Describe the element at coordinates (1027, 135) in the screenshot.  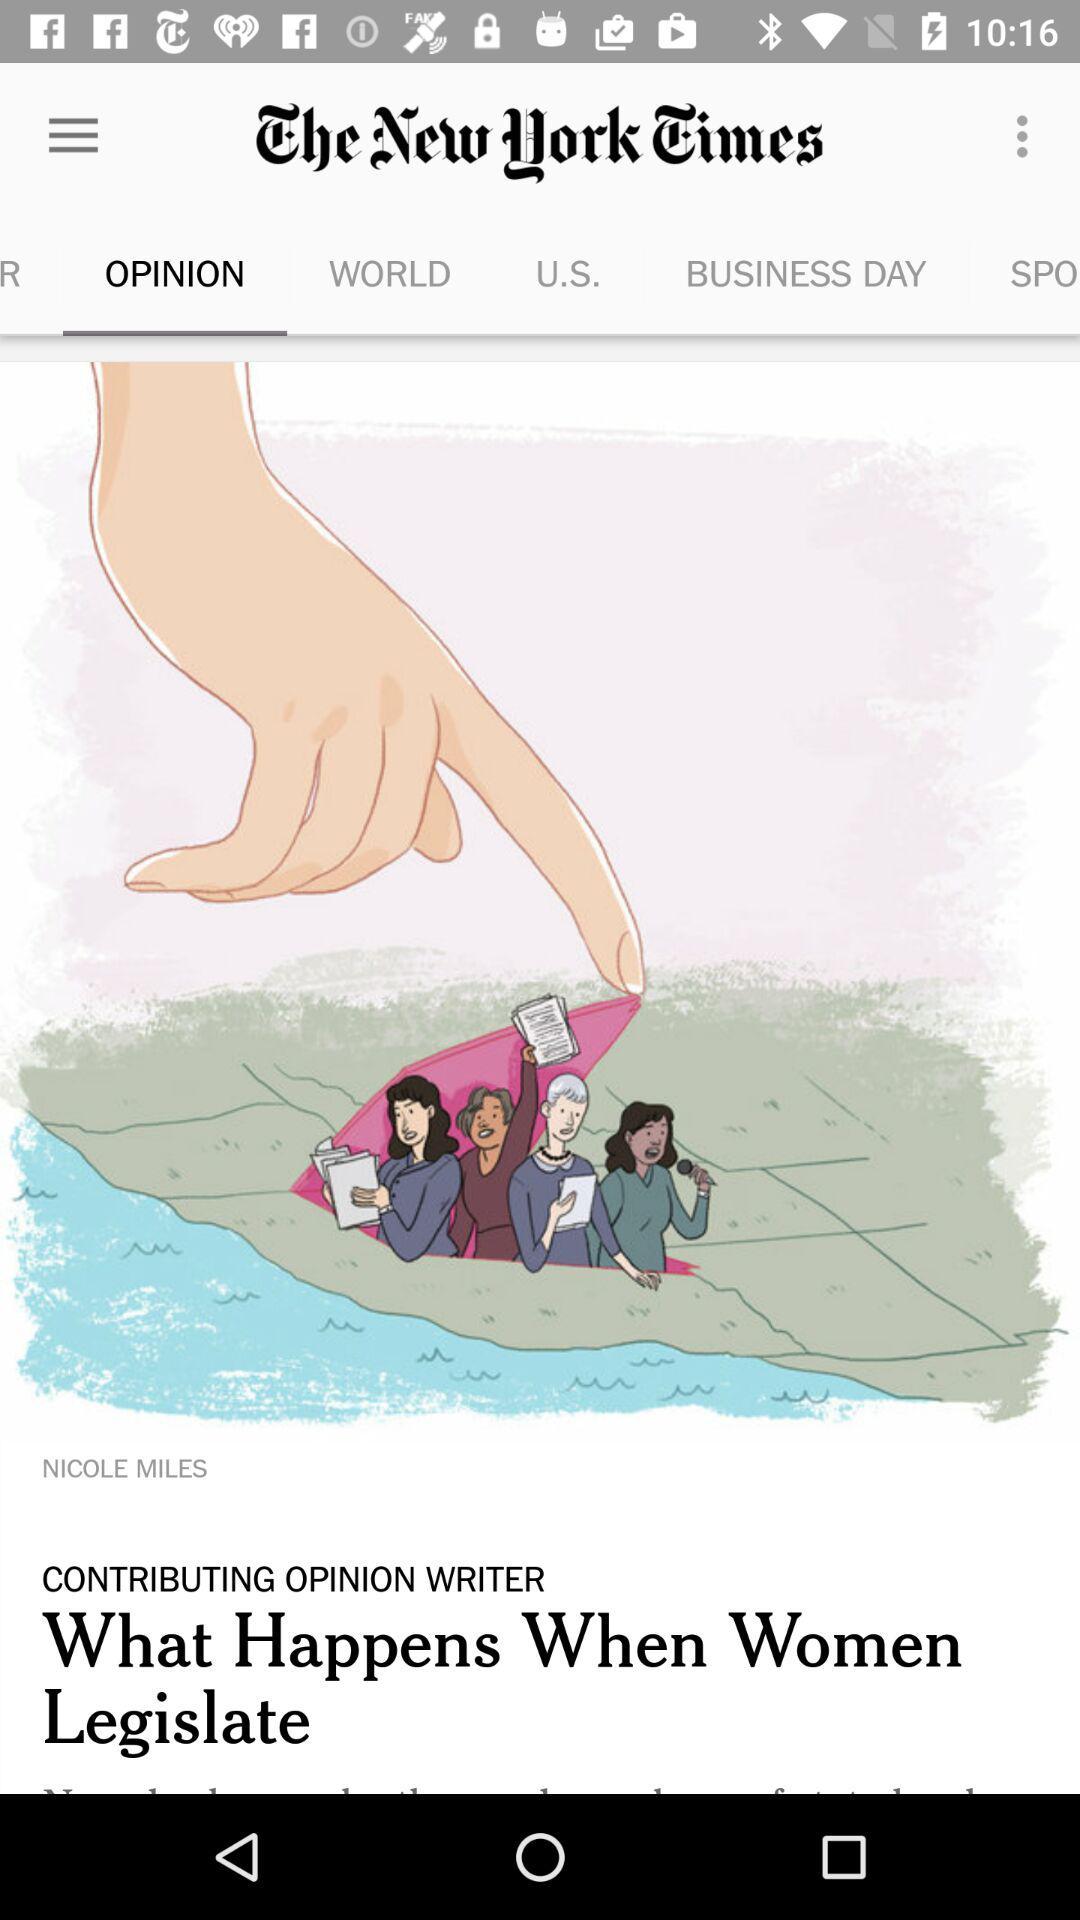
I see `item next to the business day item` at that location.